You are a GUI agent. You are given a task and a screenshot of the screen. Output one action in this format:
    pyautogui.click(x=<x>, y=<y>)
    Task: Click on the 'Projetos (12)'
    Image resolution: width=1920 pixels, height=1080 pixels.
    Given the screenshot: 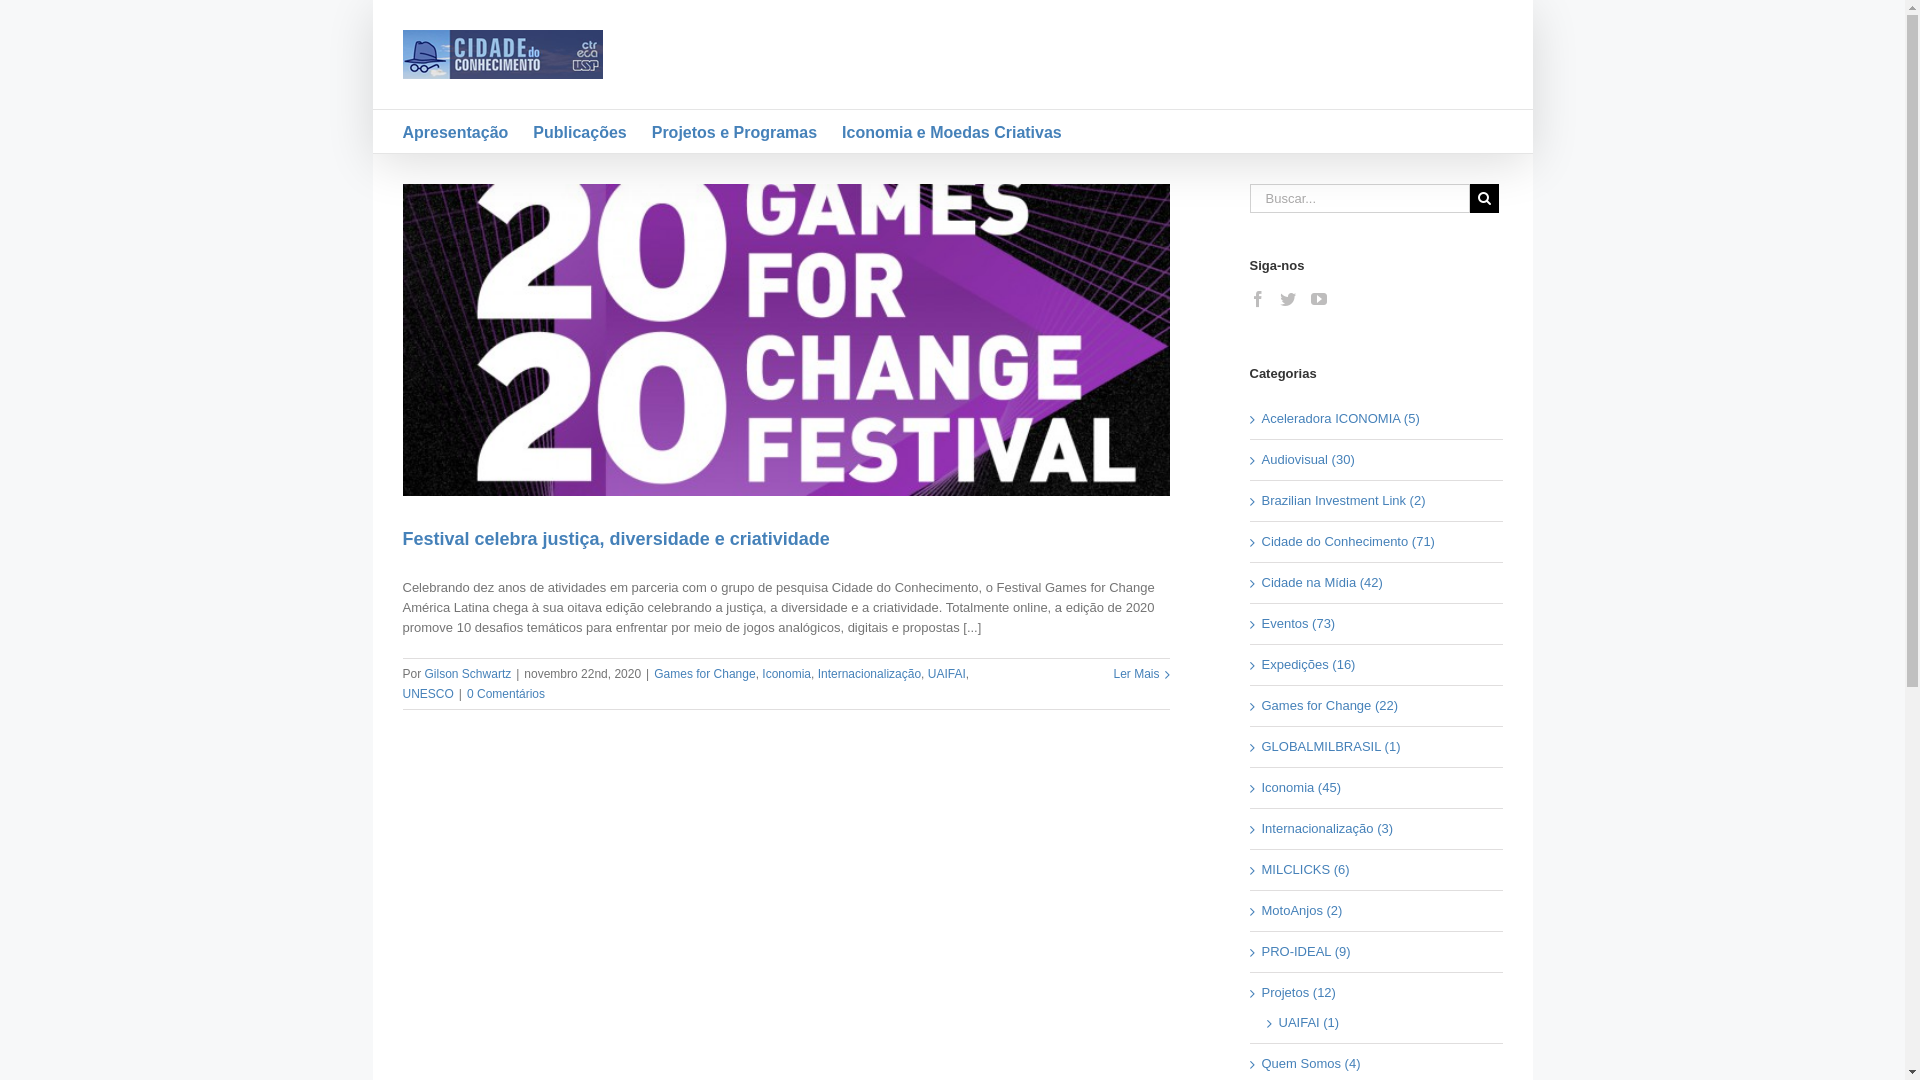 What is the action you would take?
    pyautogui.click(x=1376, y=992)
    